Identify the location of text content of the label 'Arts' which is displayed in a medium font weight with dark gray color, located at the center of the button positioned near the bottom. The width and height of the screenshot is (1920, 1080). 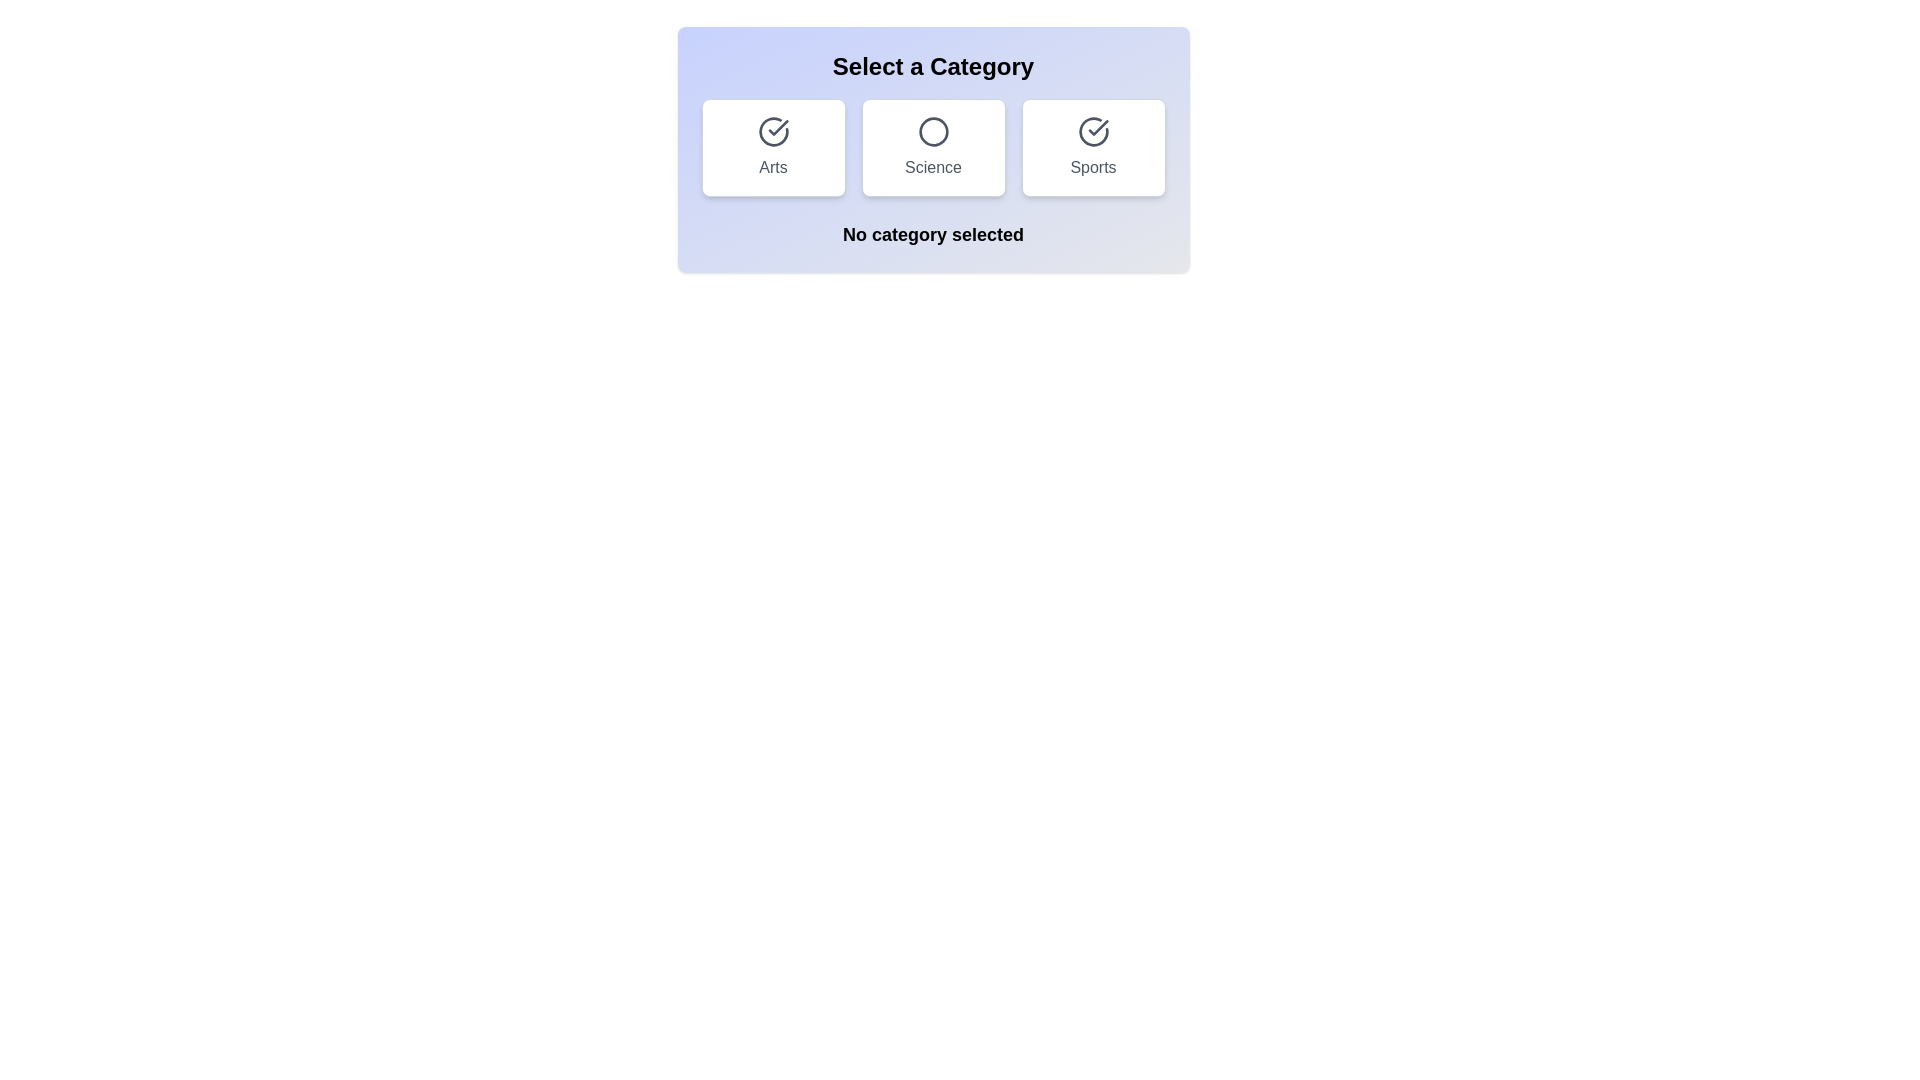
(772, 167).